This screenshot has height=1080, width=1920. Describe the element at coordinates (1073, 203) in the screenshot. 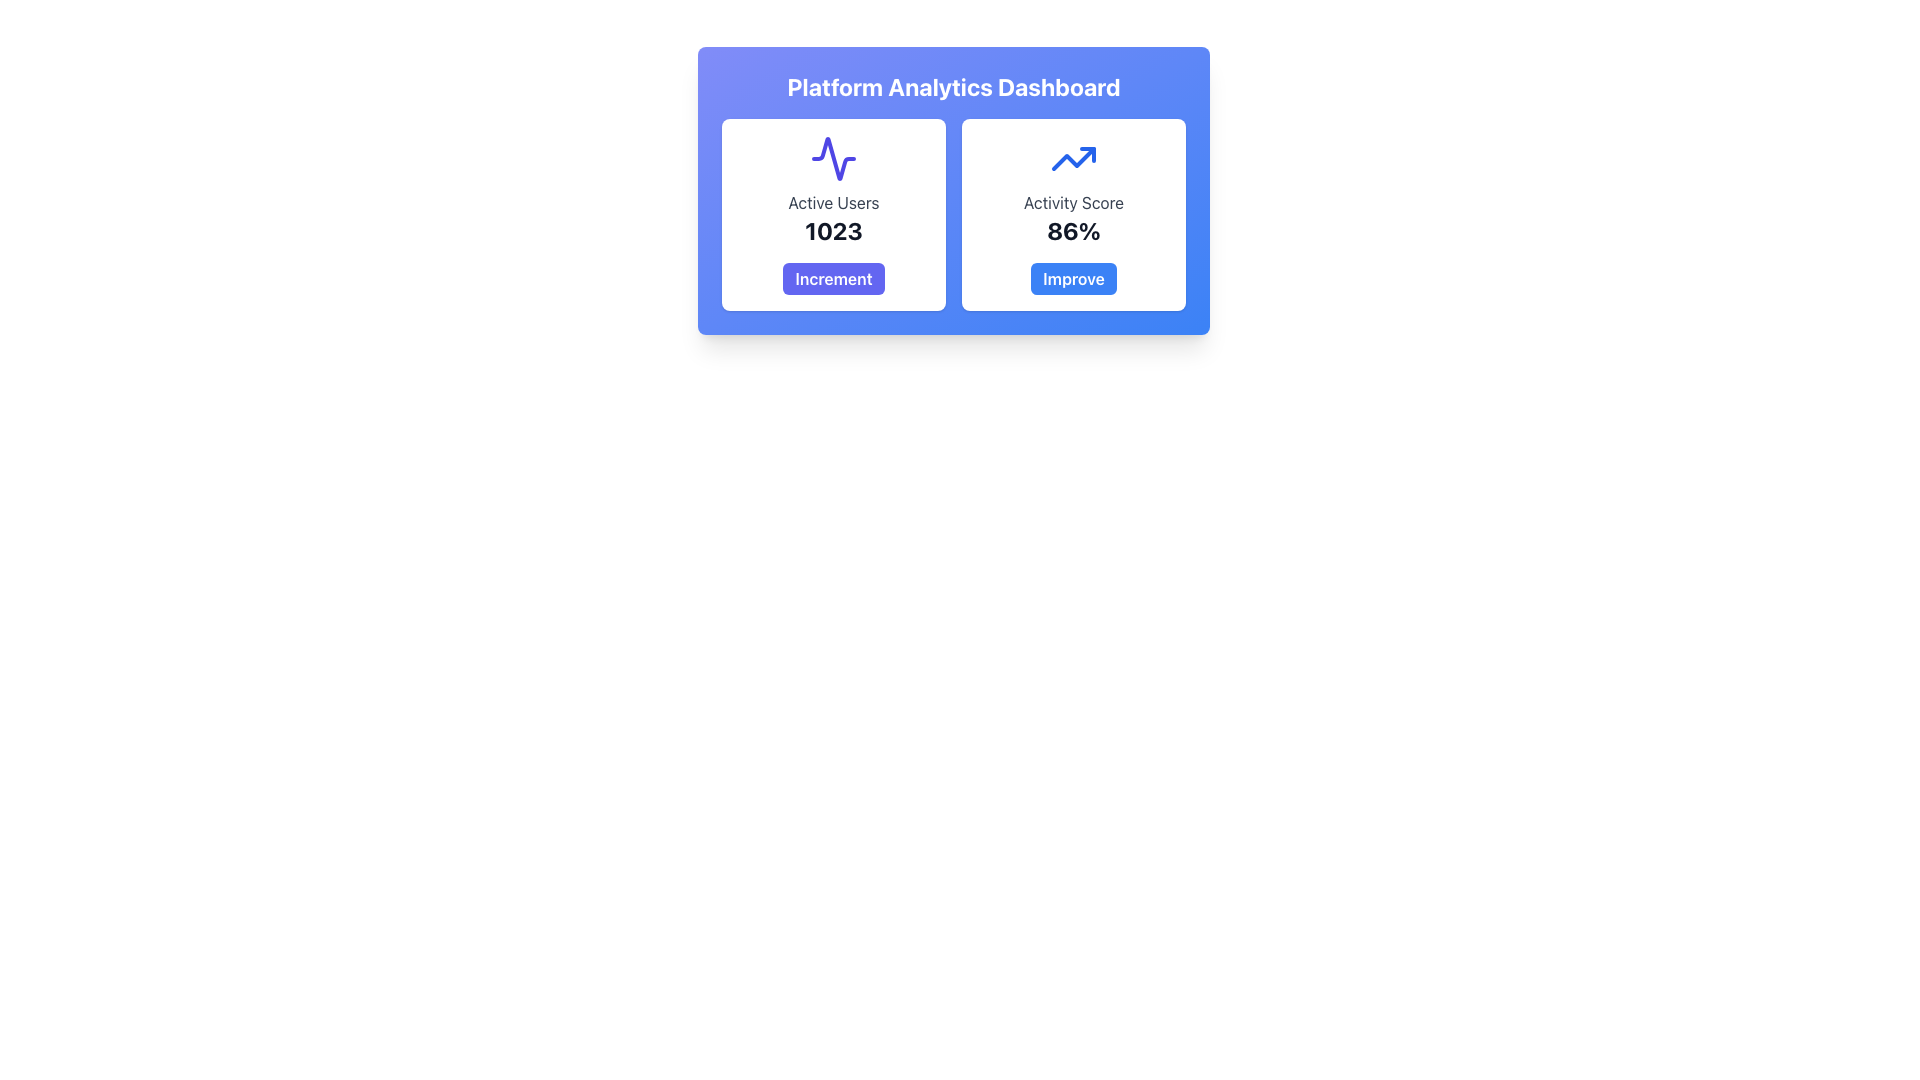

I see `the 'Activity Score' label, which displays the text in gray font and is located in the card on the right side of the 'Platform Analytics Dashboard', positioned between an upward-trending arrow icon and the '86%' text` at that location.